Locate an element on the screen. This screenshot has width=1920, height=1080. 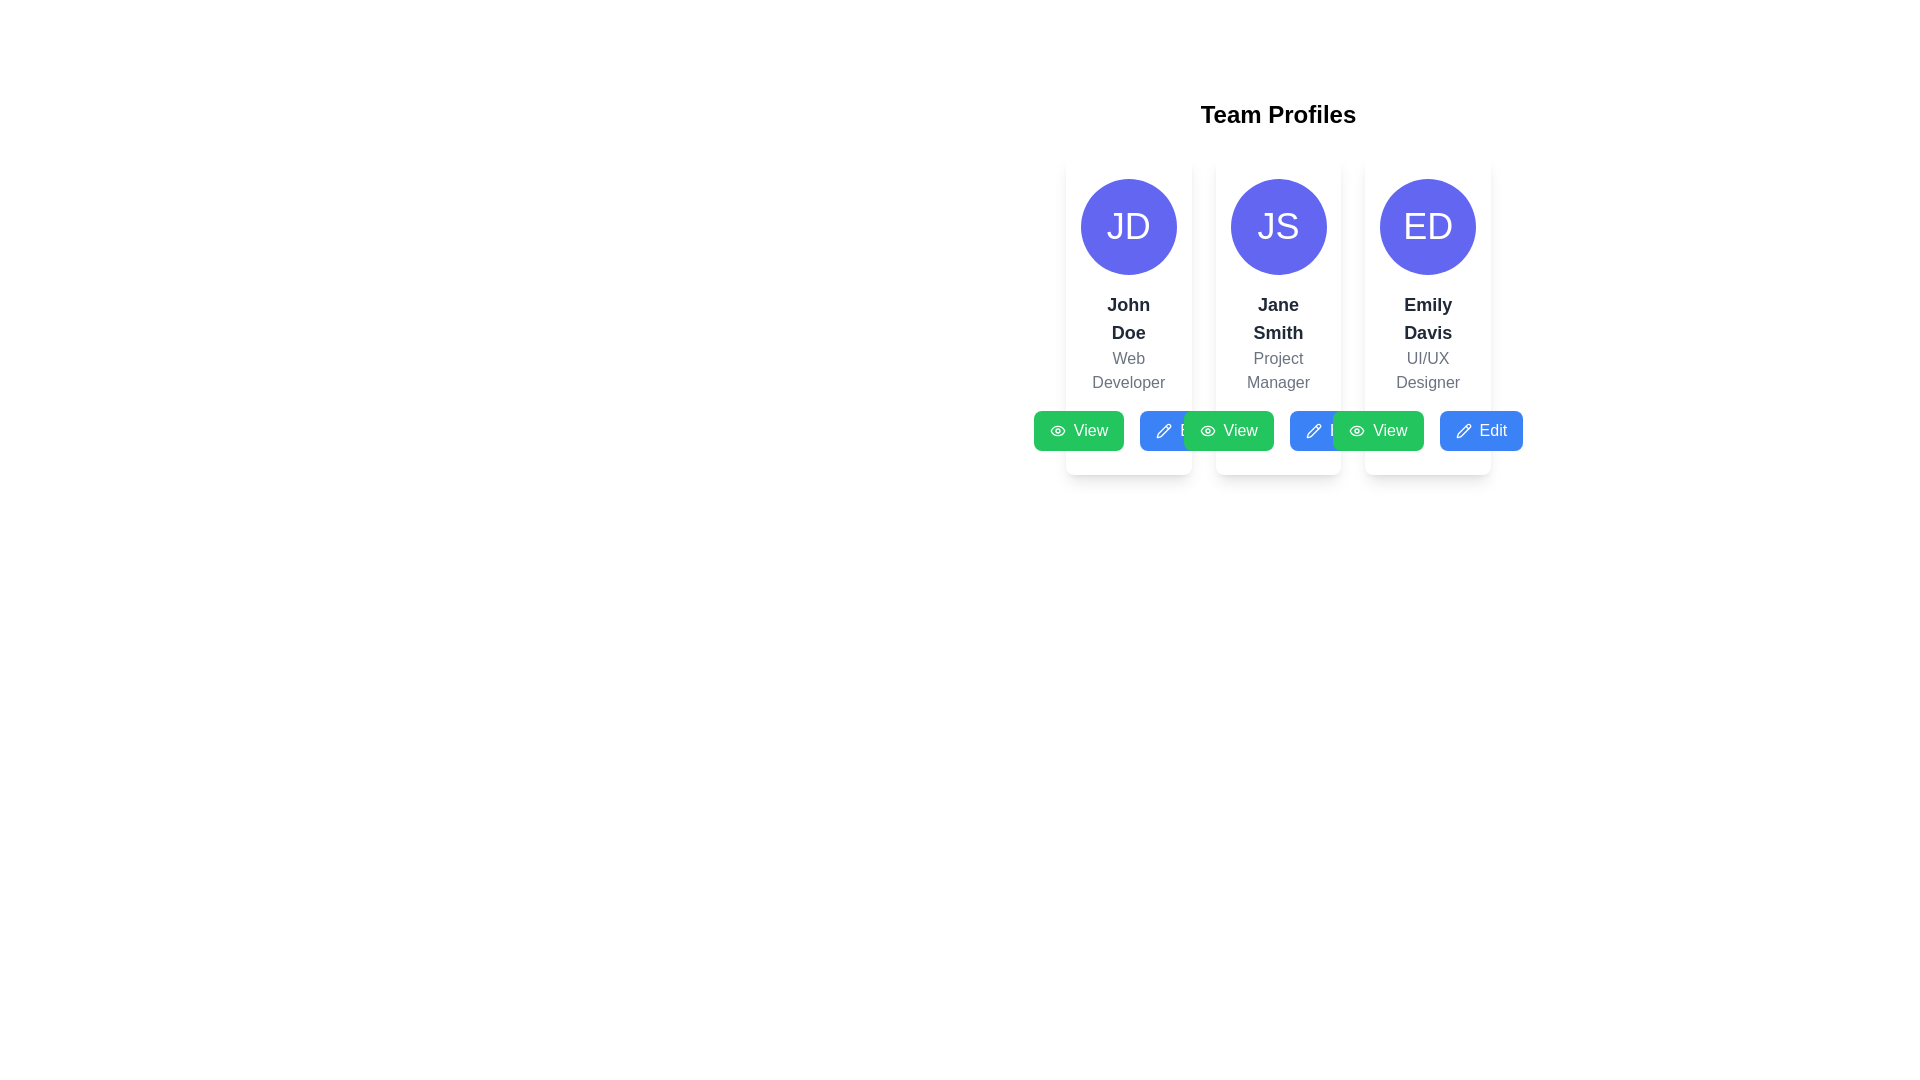
the Avatar or decorative profile badge located at the top of the second profile card from the left, which represents Jane Smith's profile in the 'Team Profiles' section is located at coordinates (1277, 226).